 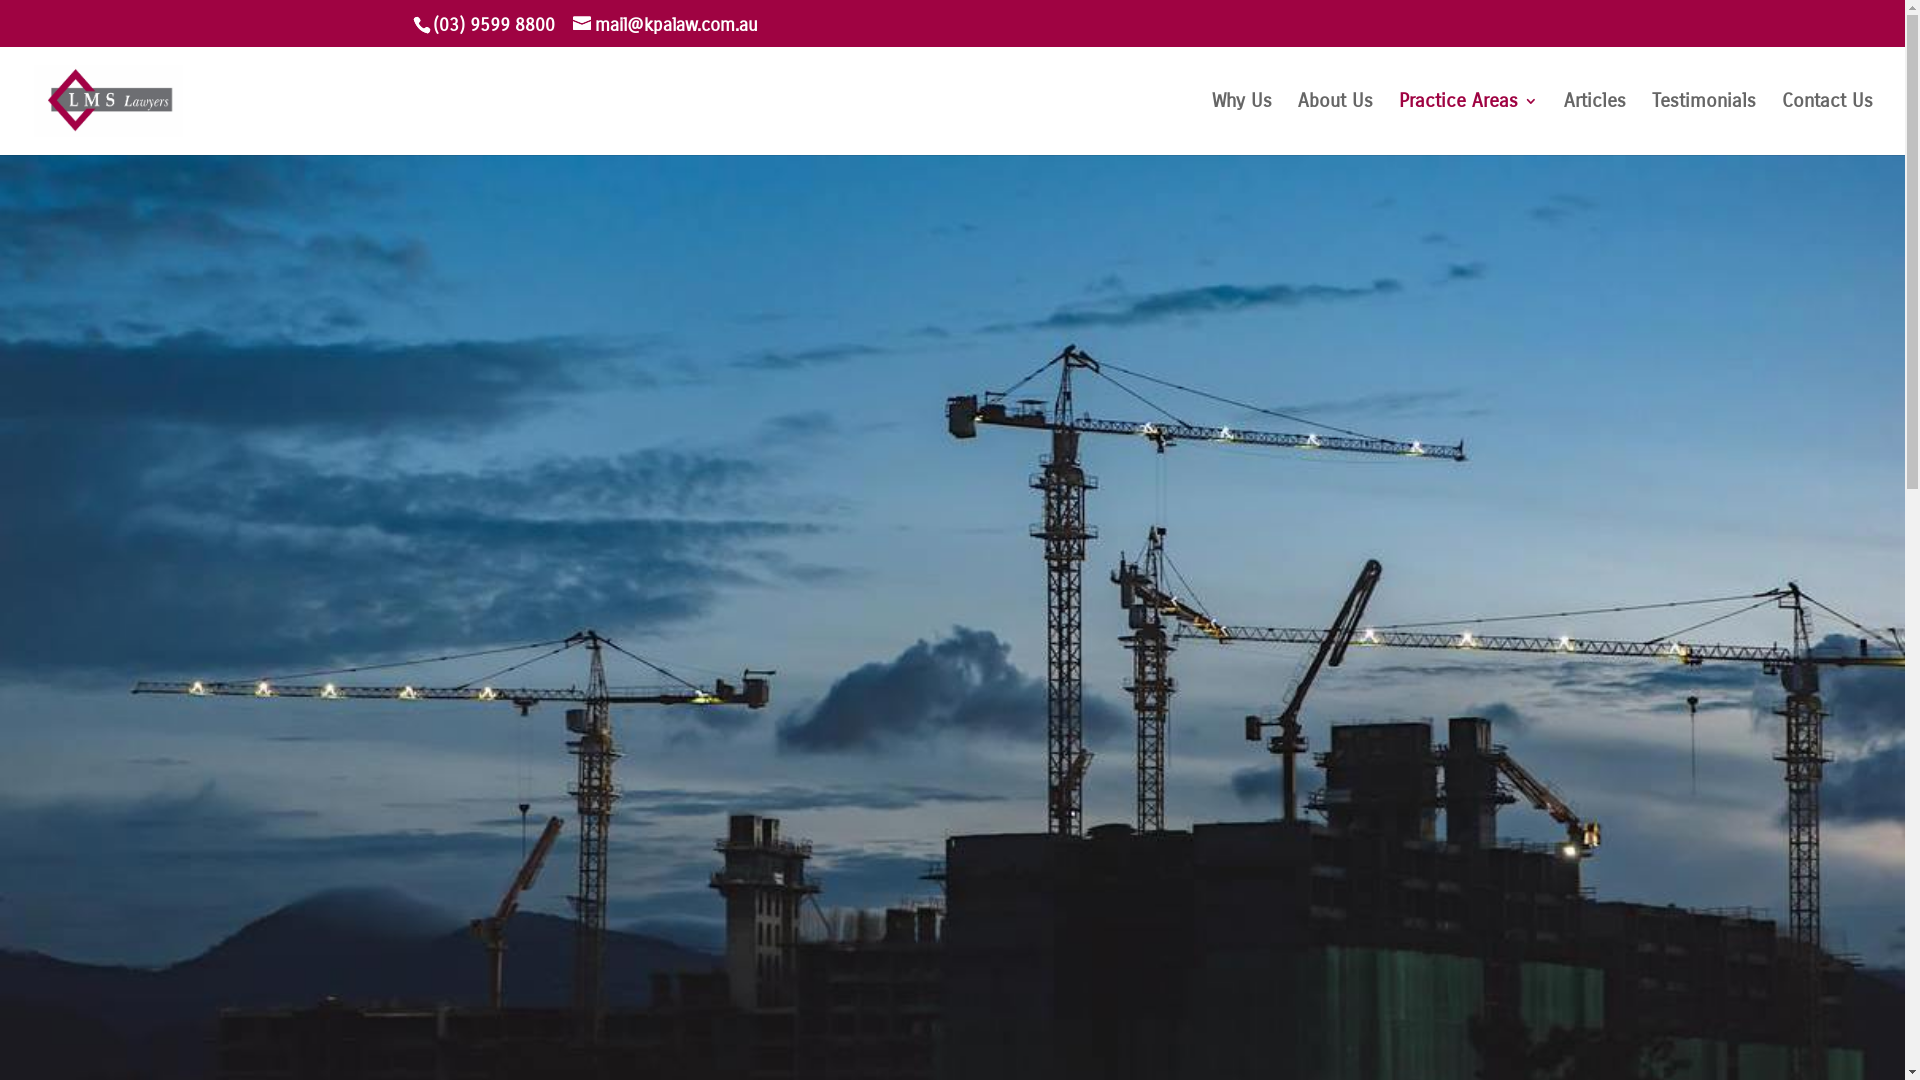 What do you see at coordinates (1335, 124) in the screenshot?
I see `'About Us'` at bounding box center [1335, 124].